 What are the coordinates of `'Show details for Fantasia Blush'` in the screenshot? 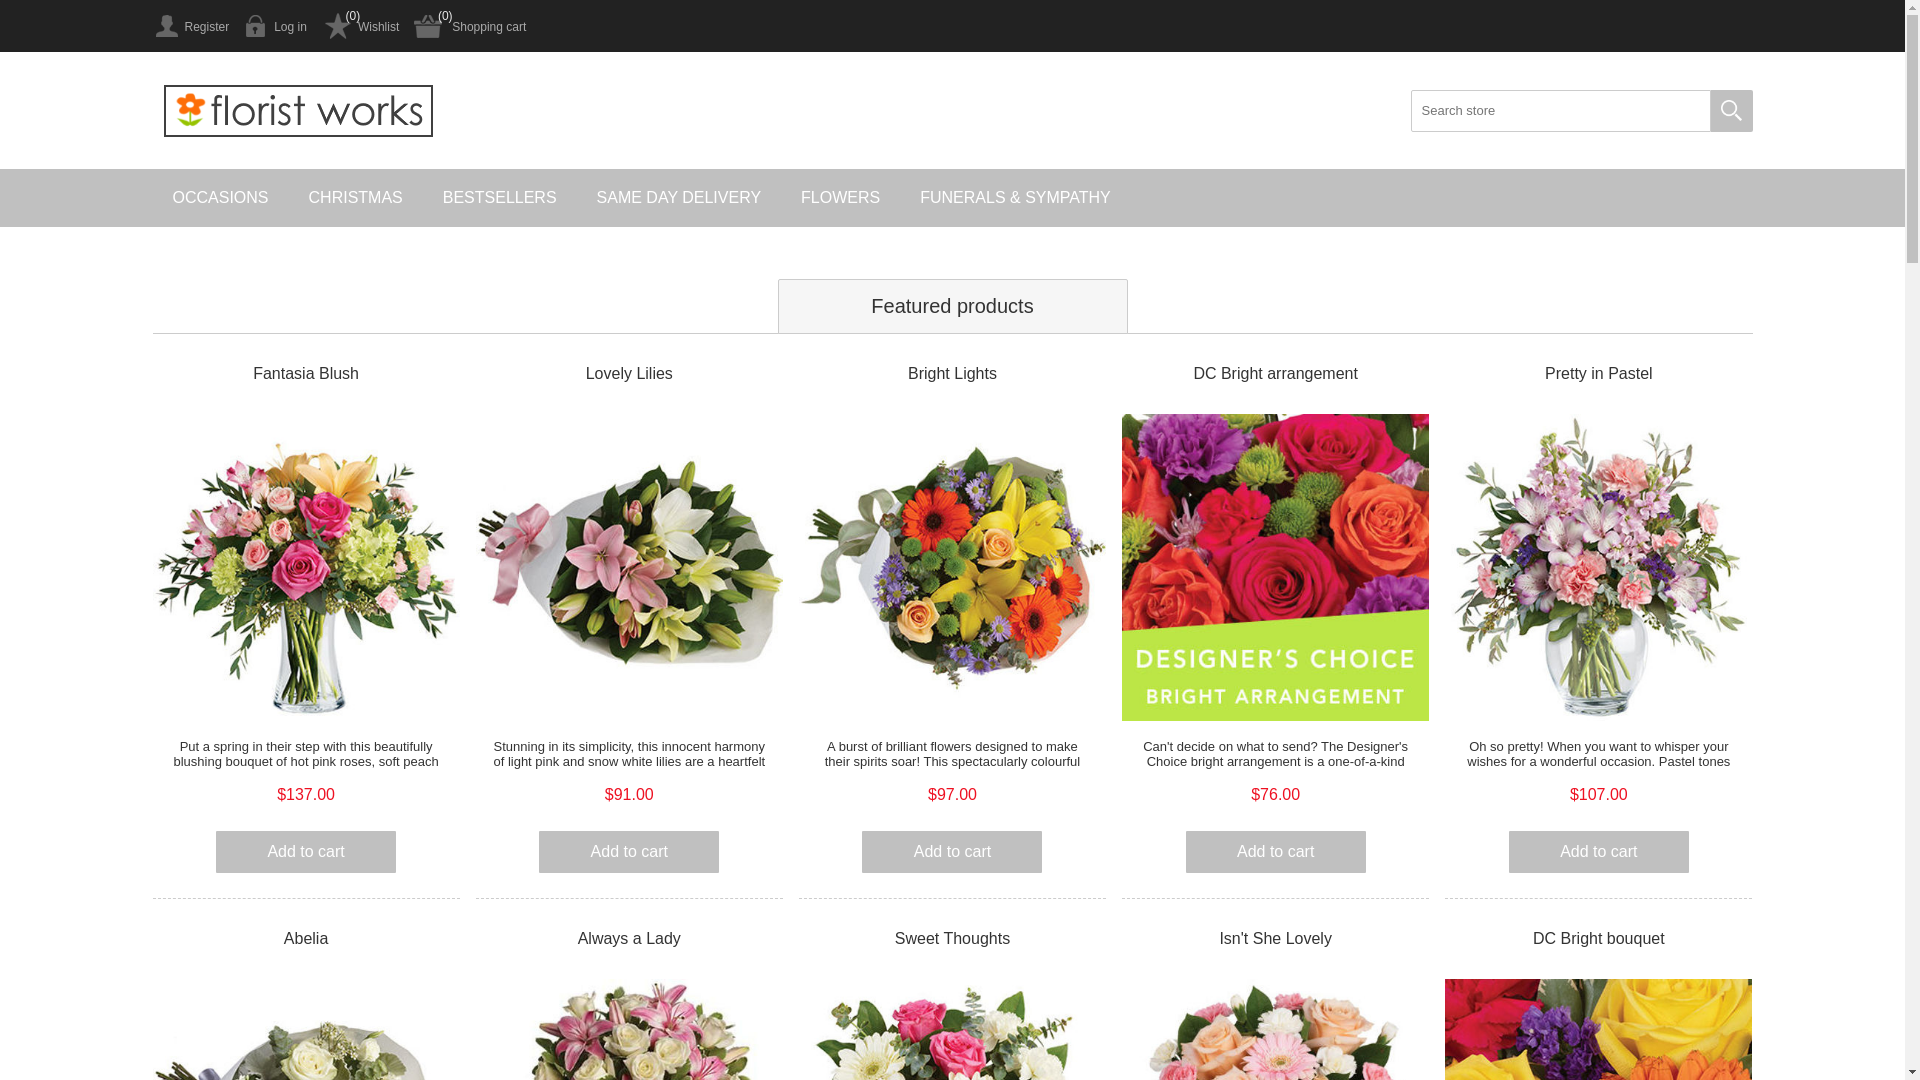 It's located at (305, 567).